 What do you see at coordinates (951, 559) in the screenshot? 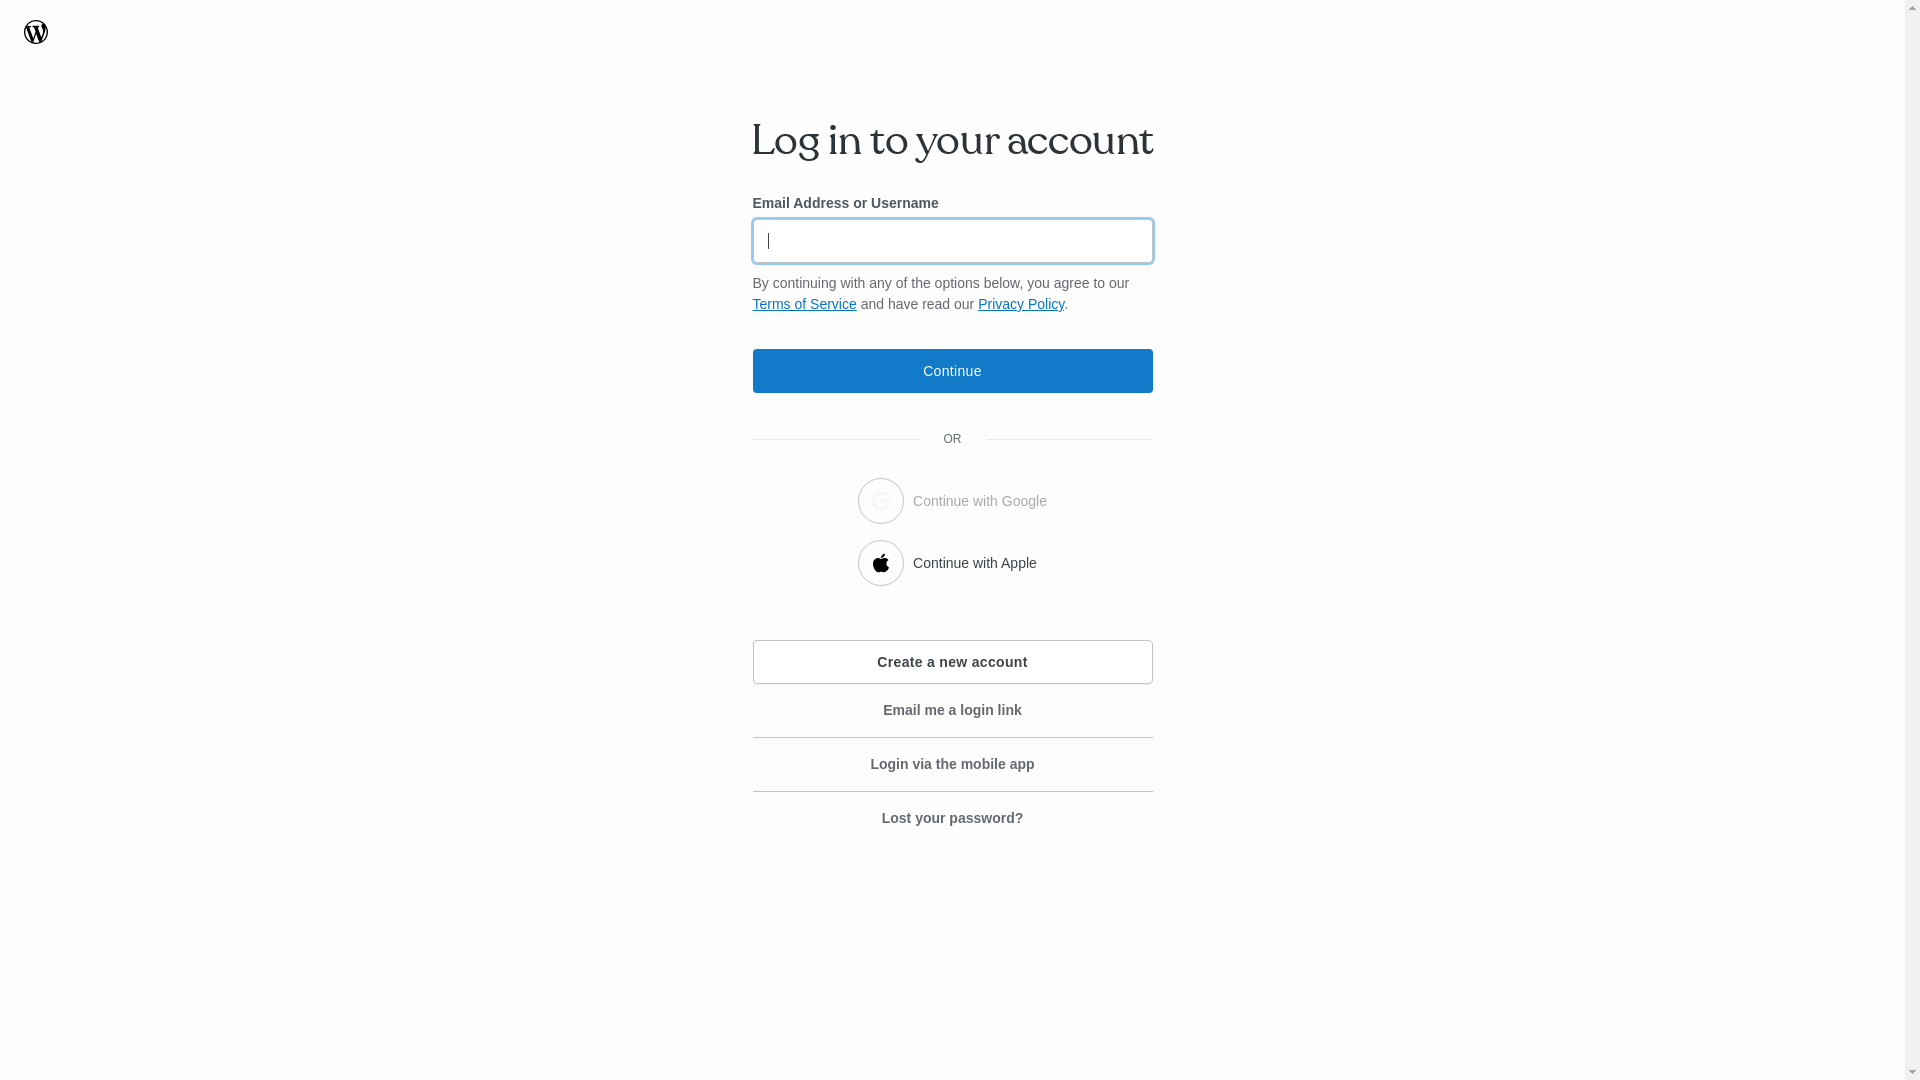
I see `'Continue with Apple'` at bounding box center [951, 559].